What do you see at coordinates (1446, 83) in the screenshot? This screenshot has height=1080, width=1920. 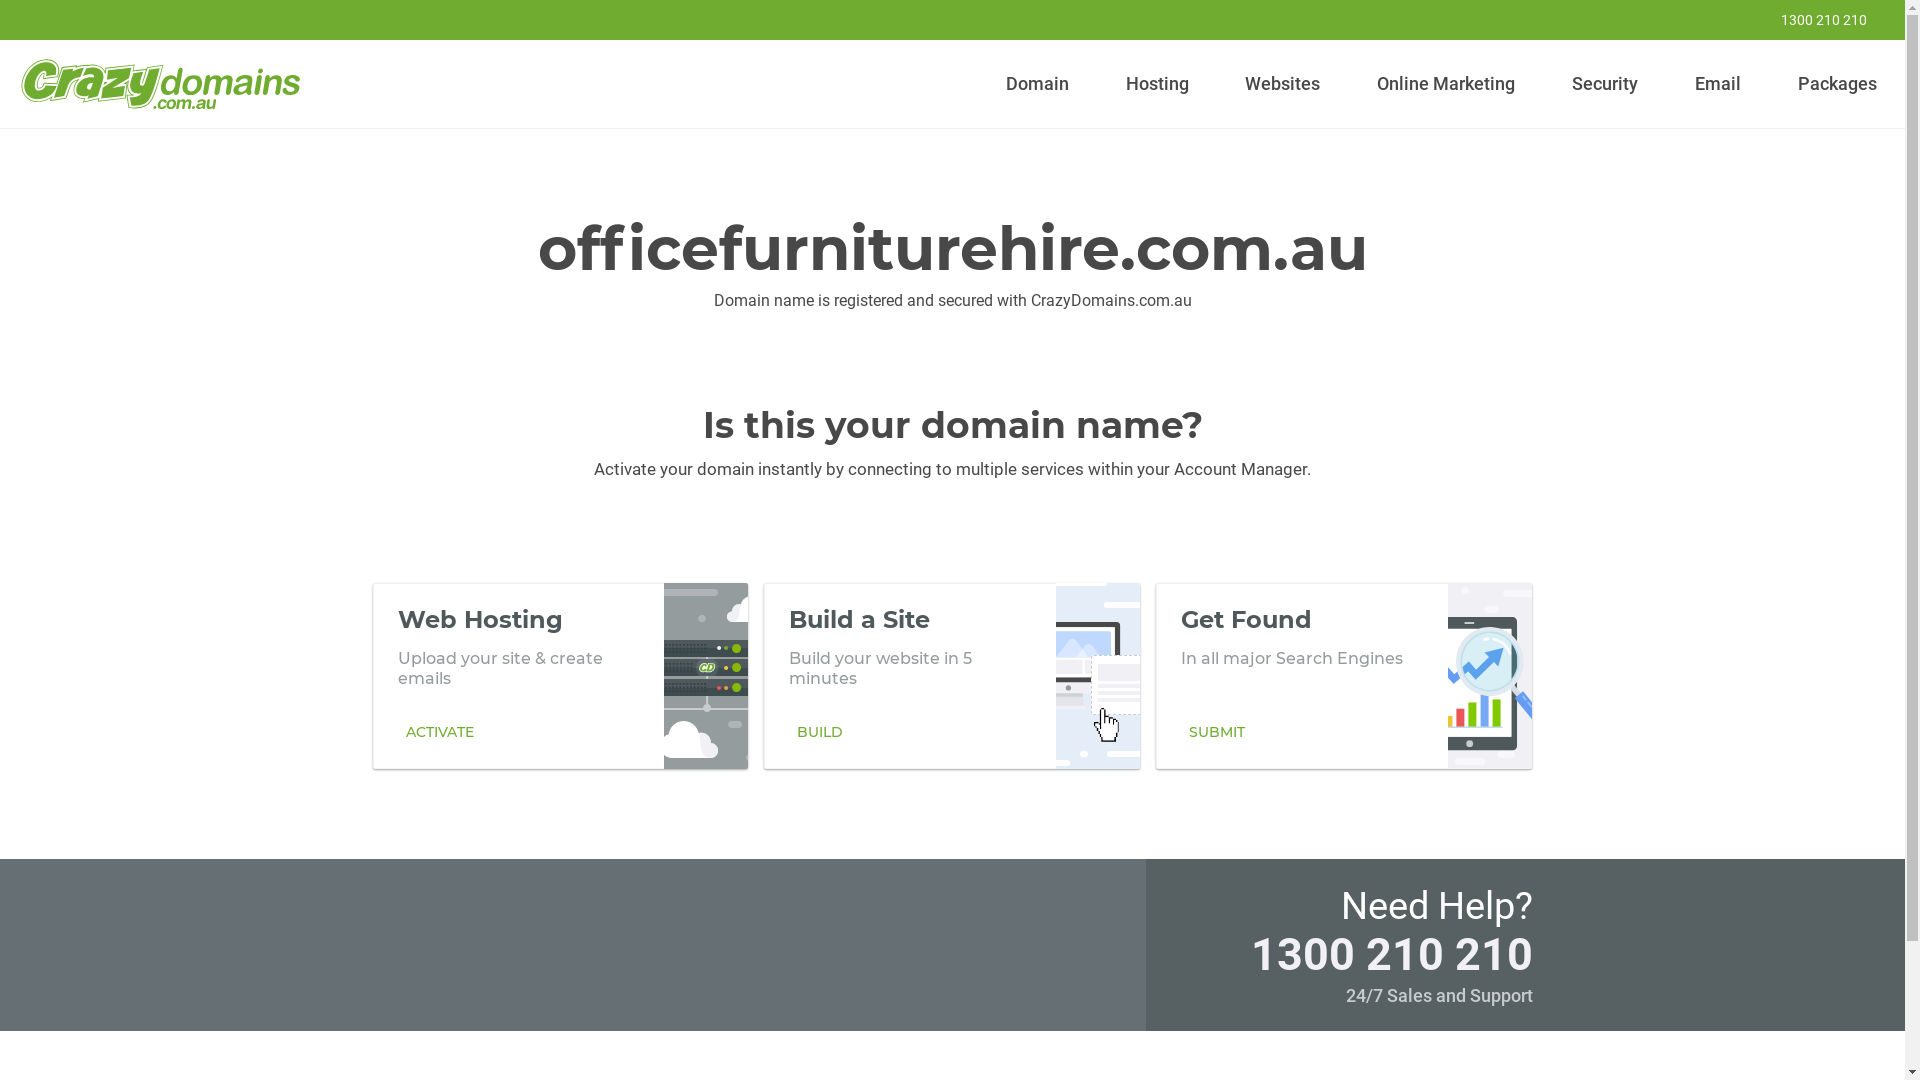 I see `'Online Marketing'` at bounding box center [1446, 83].